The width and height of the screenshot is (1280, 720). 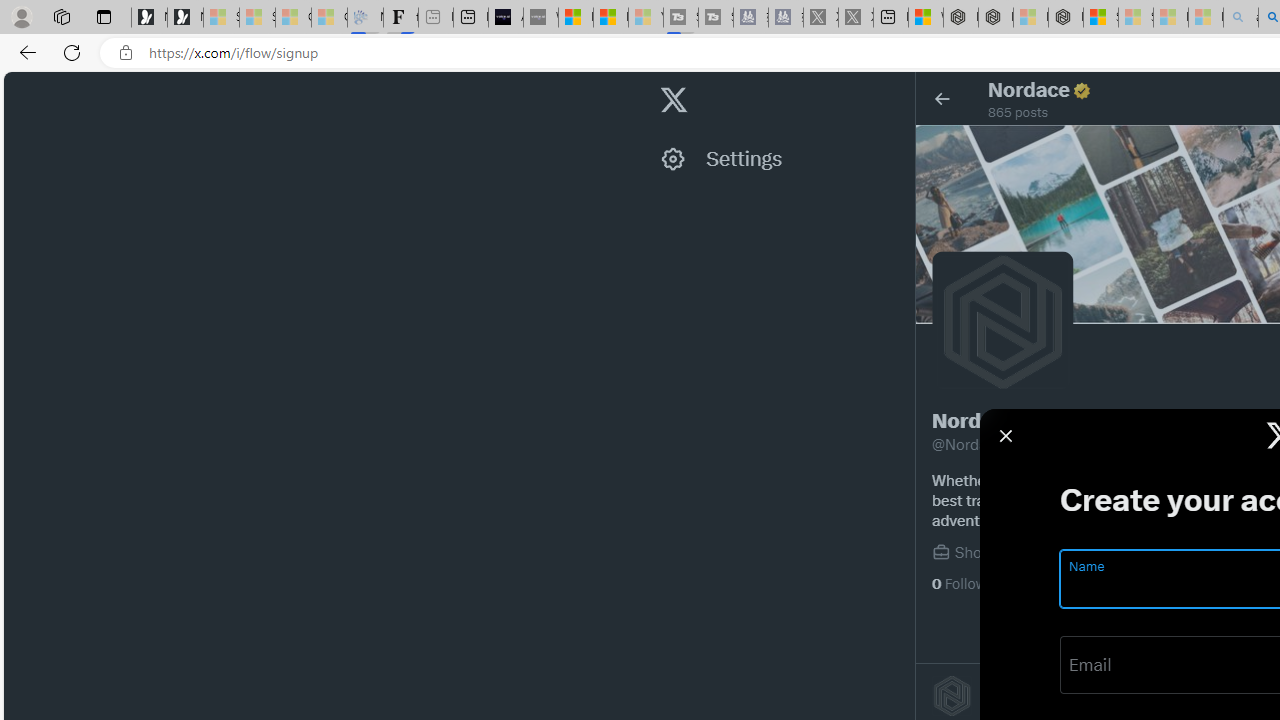 I want to click on 'What', so click(x=540, y=17).